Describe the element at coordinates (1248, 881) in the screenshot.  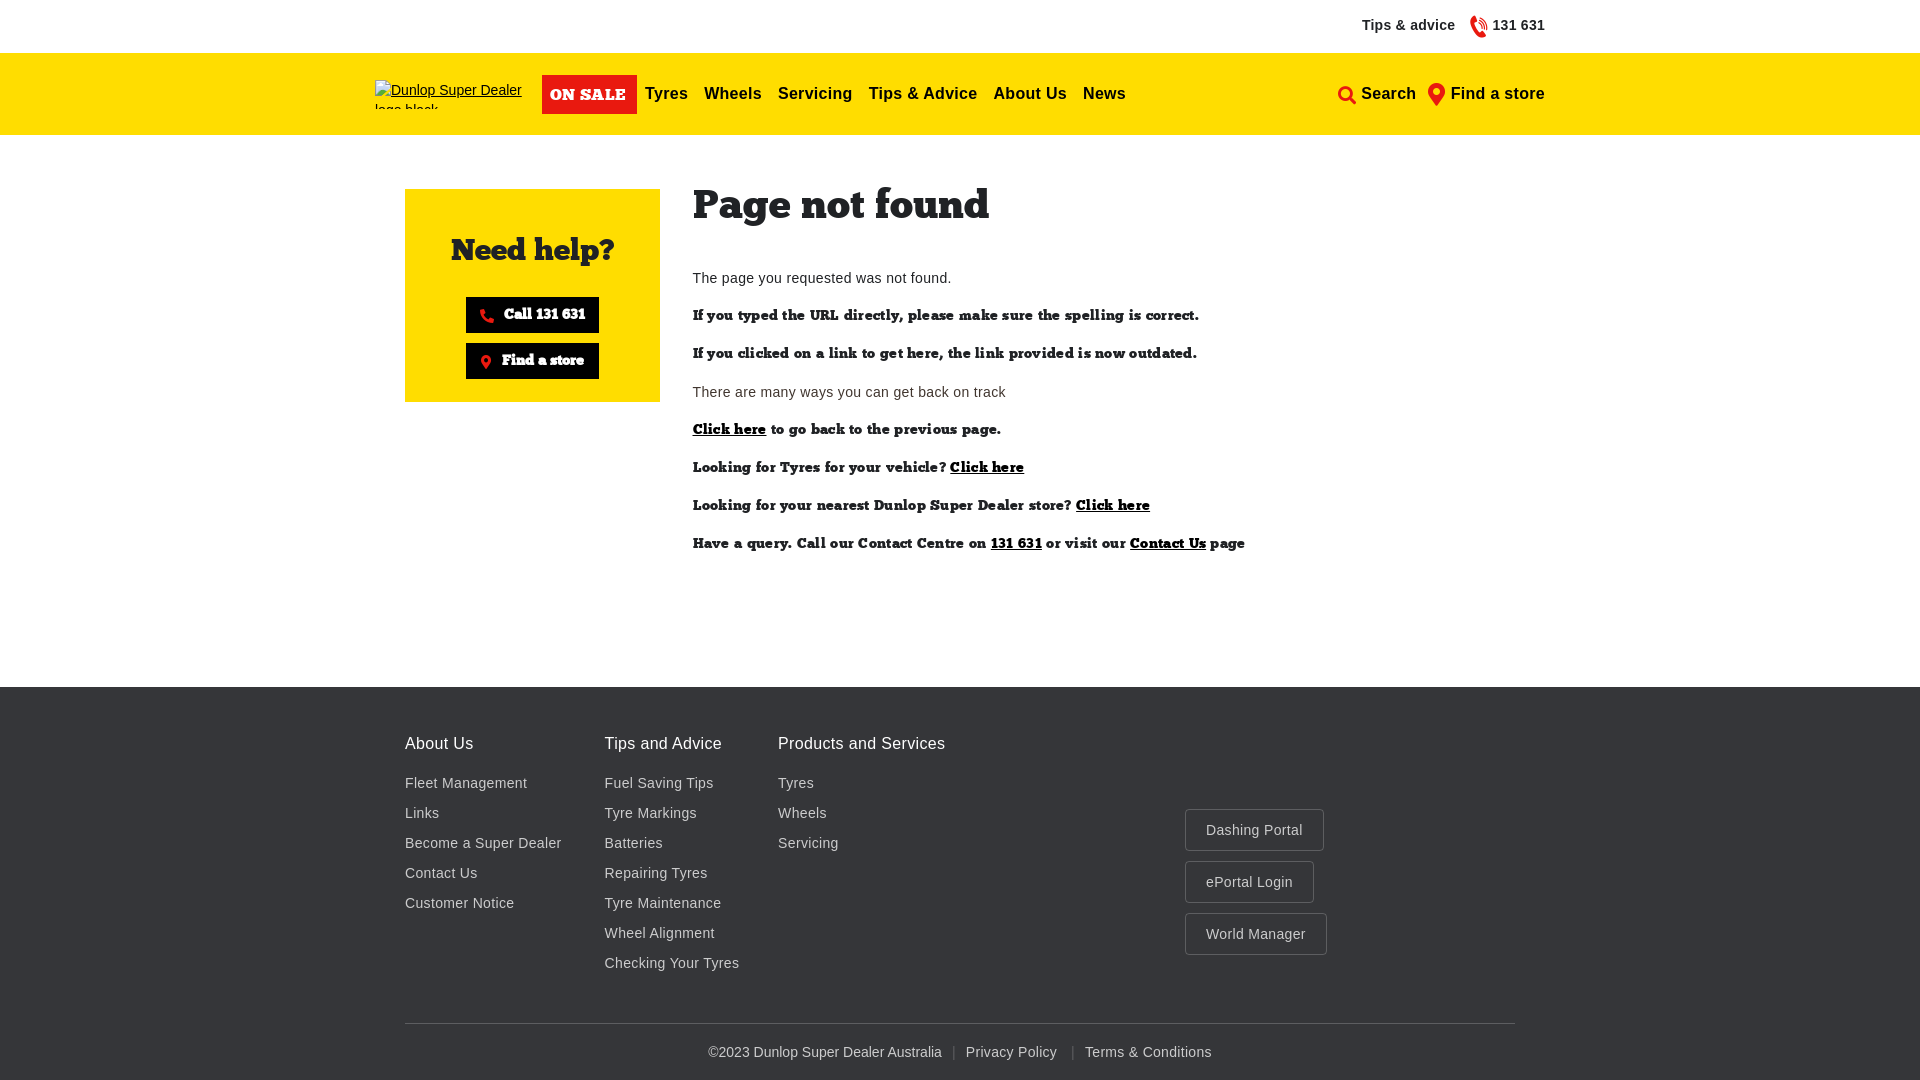
I see `'ePortal Login'` at that location.